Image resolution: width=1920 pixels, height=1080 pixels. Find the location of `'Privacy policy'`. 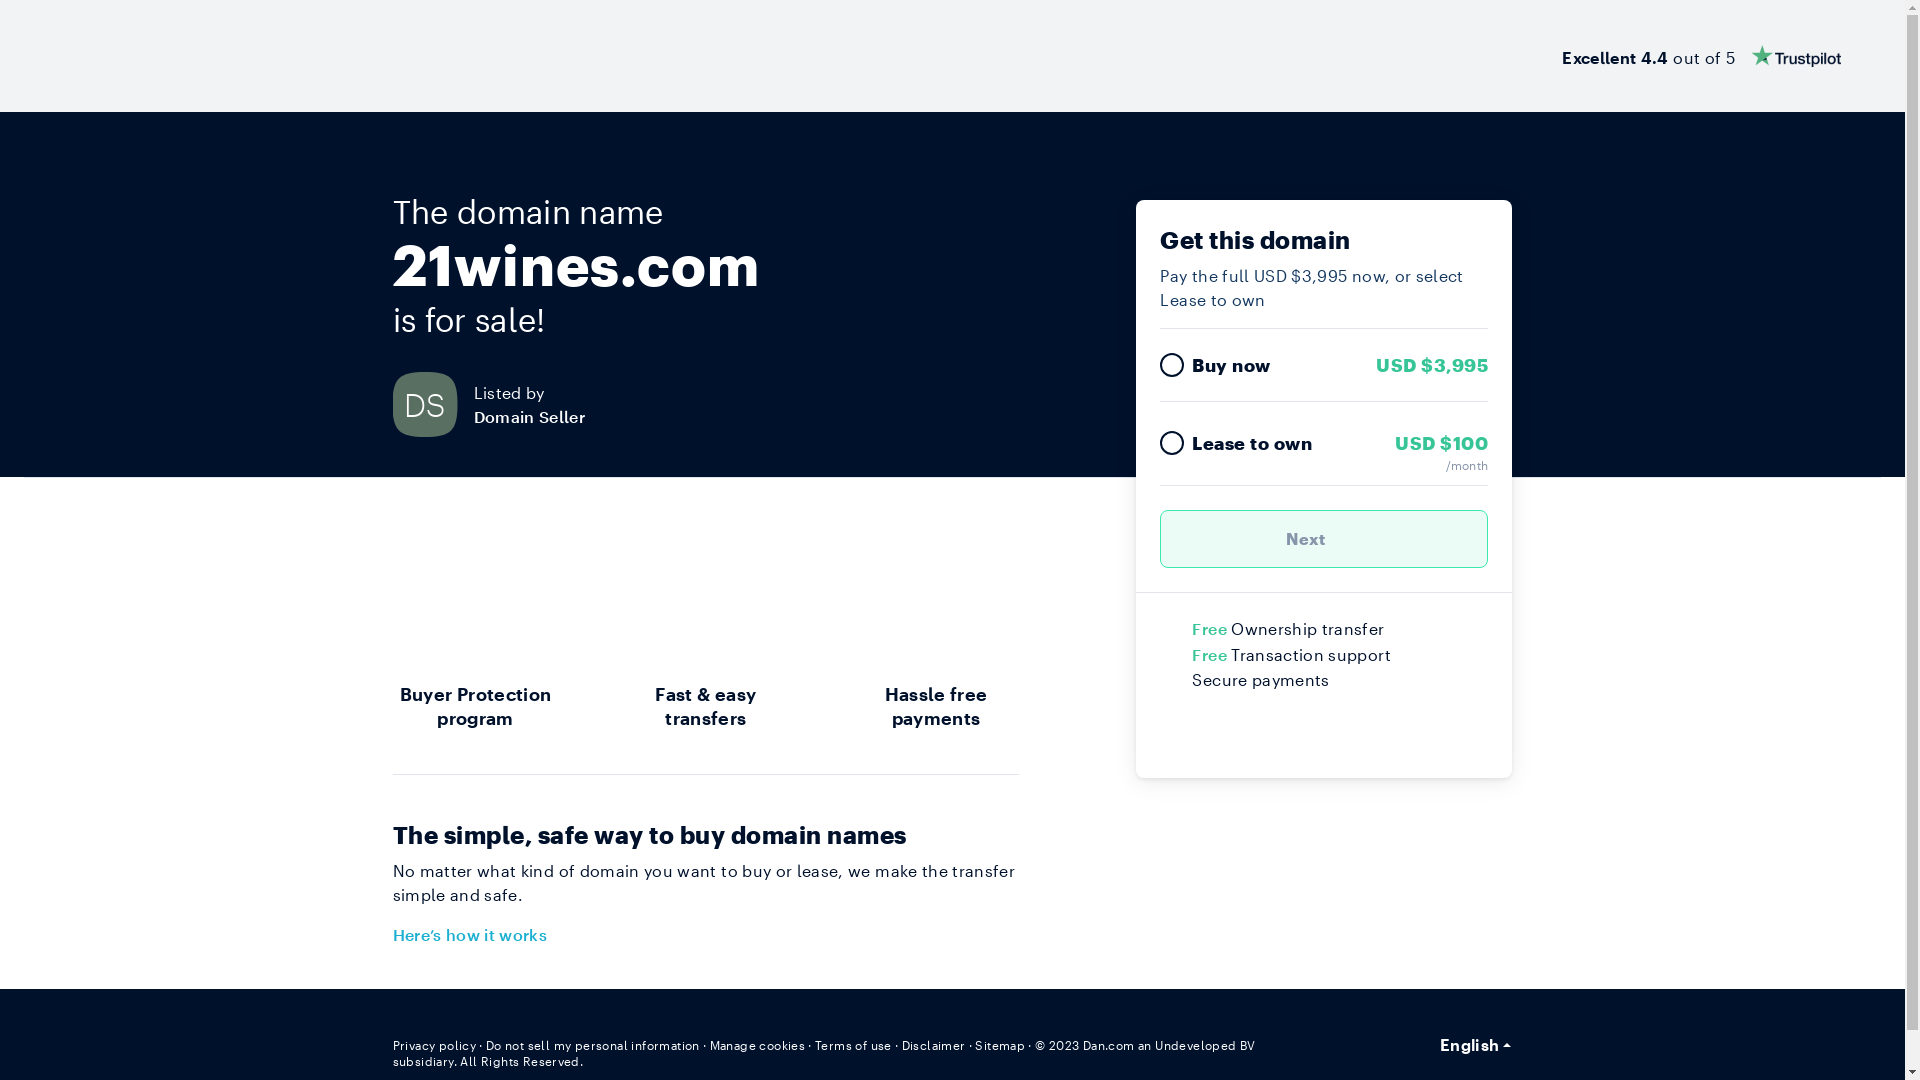

'Privacy policy' is located at coordinates (432, 1044).